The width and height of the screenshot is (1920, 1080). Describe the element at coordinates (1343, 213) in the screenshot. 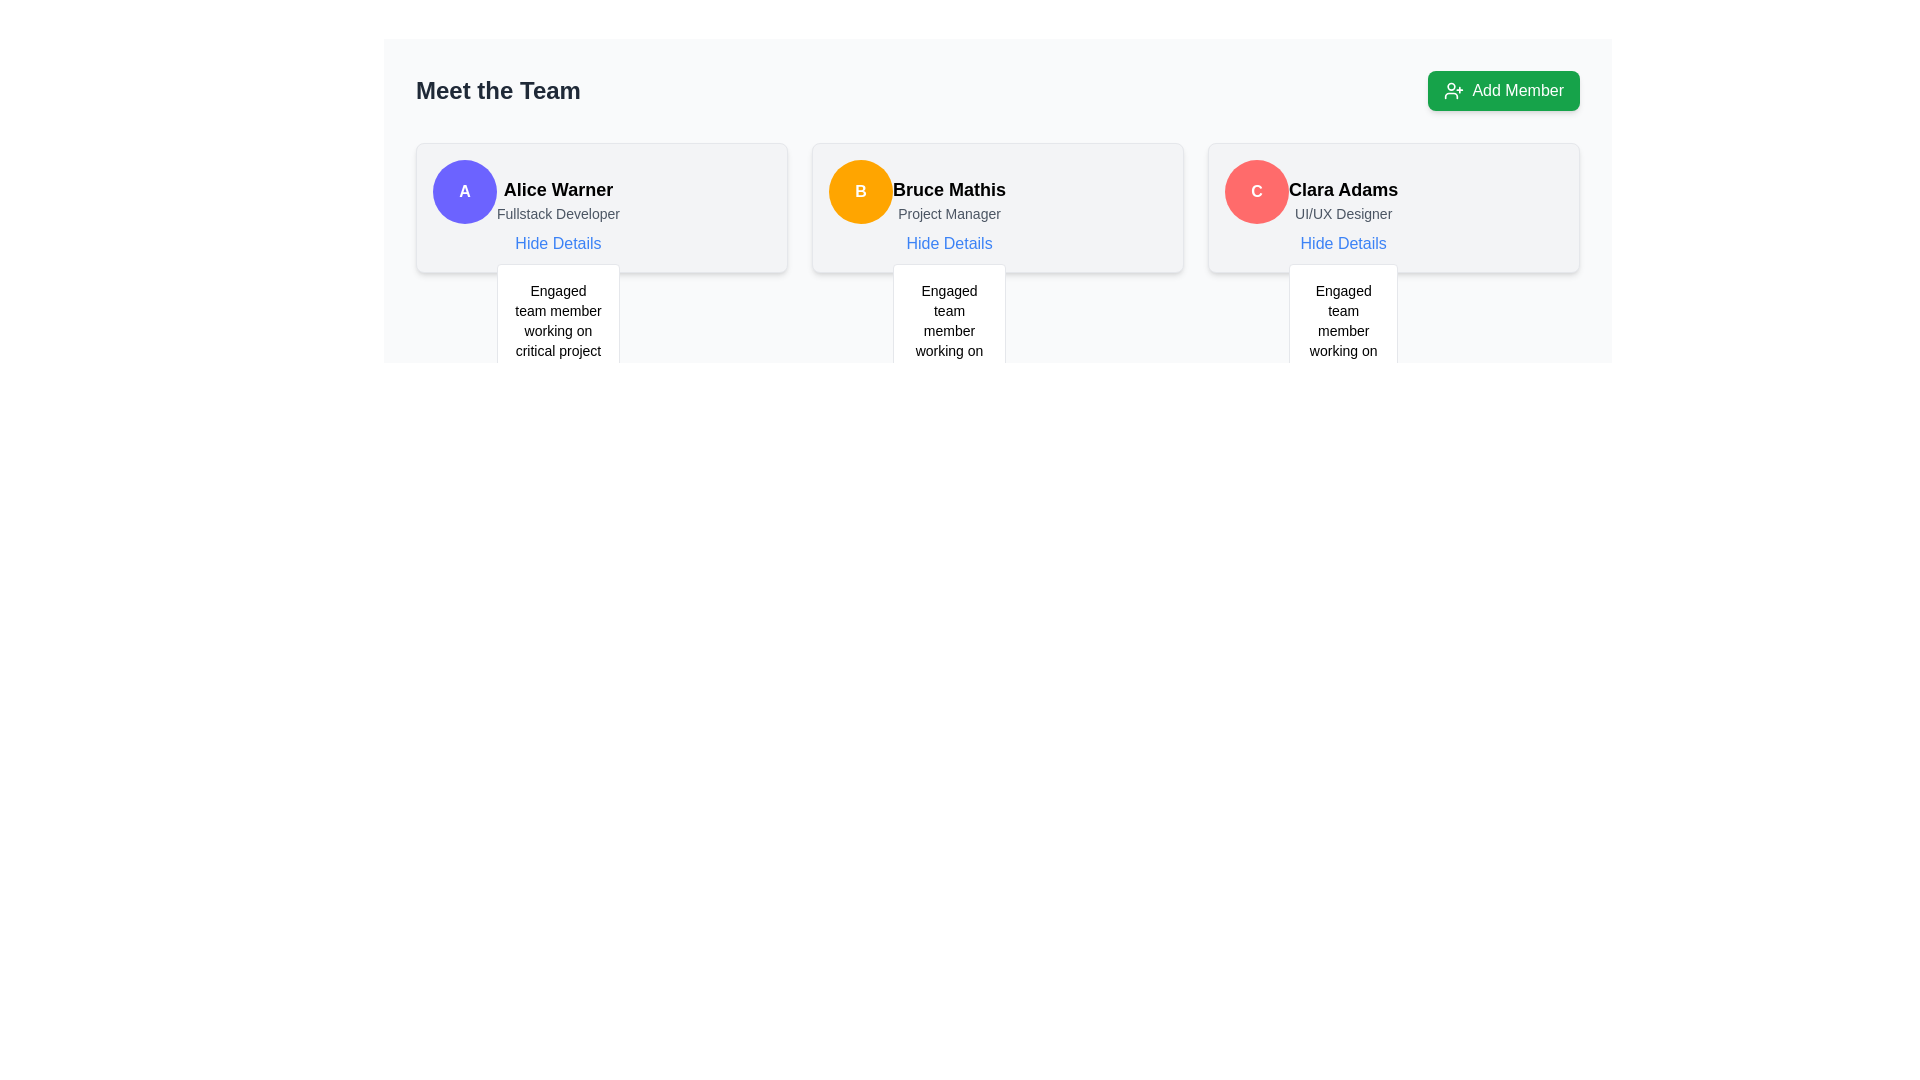

I see `the text label displaying 'UI/UX Designer', which is styled in a small, gray, sans-serif font, located below 'Clara Adams' in a card-like layout` at that location.